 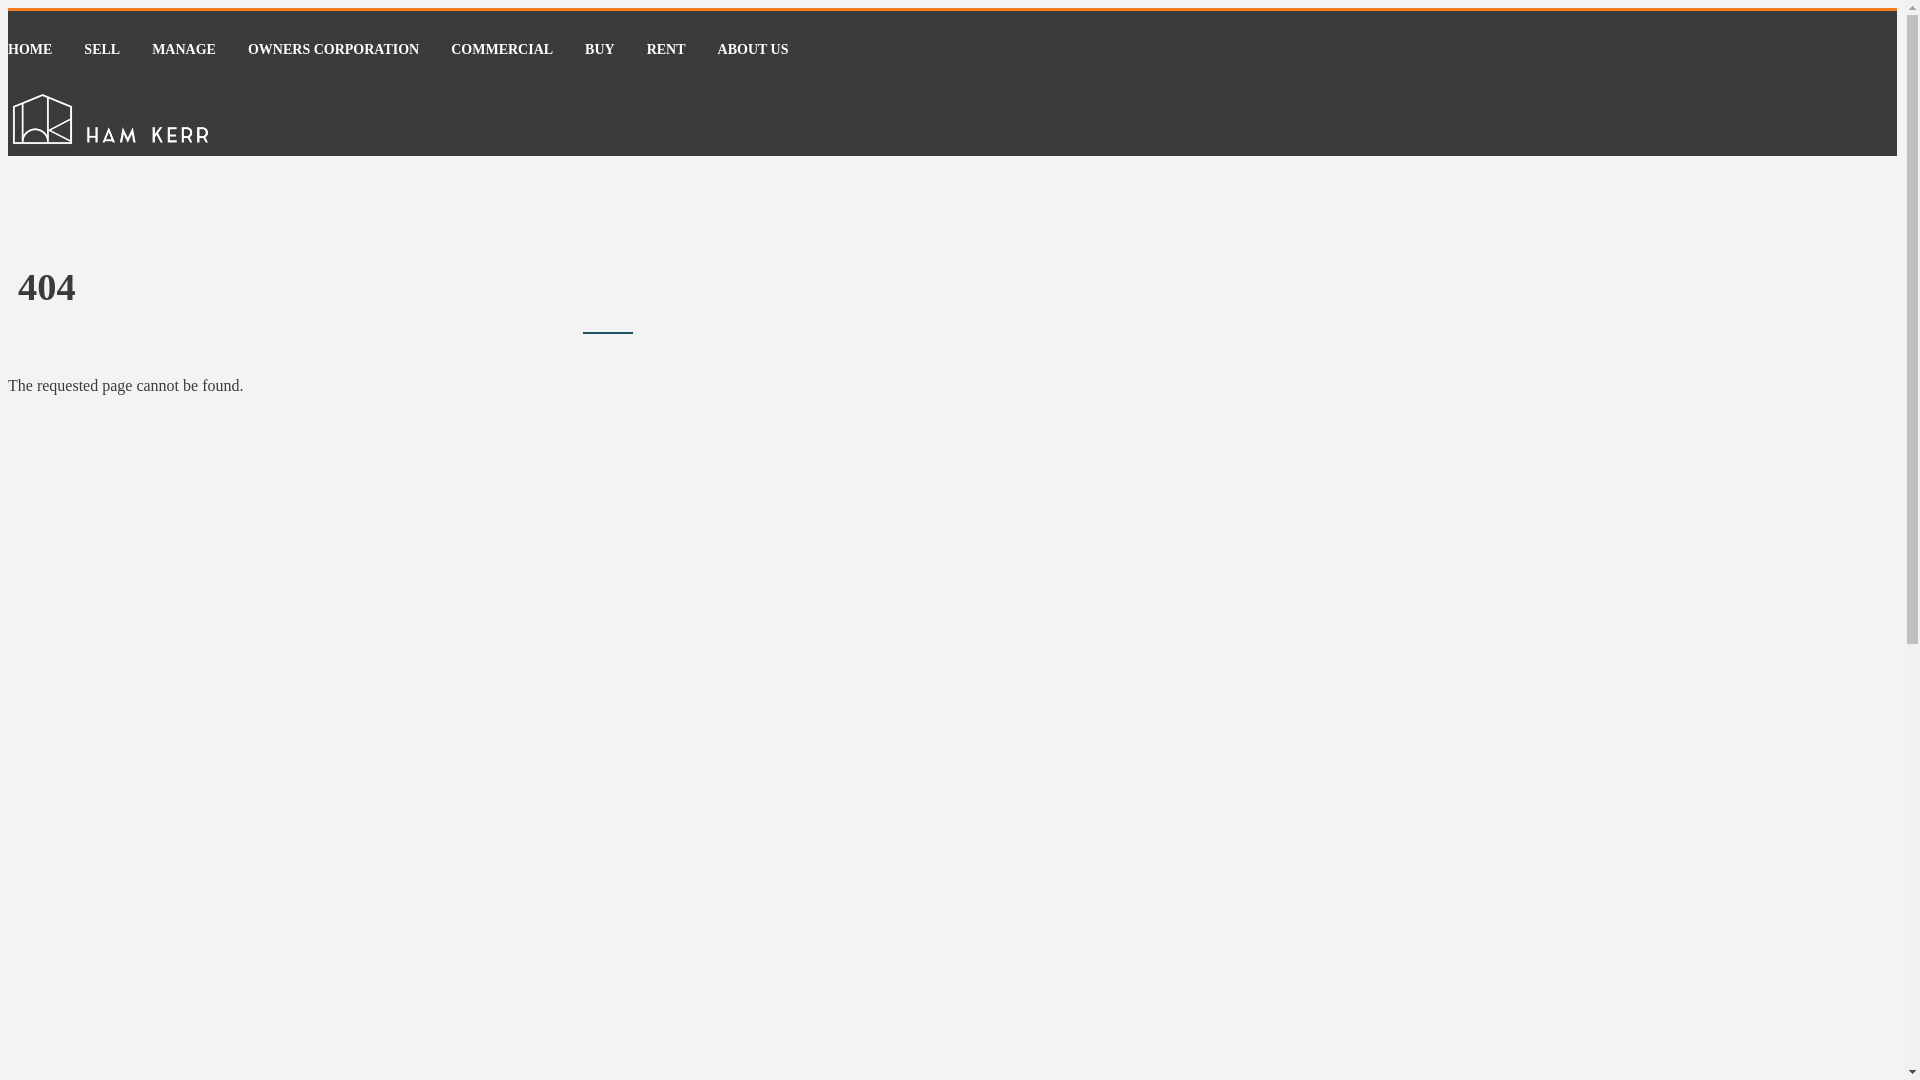 I want to click on 'HOME', so click(x=29, y=49).